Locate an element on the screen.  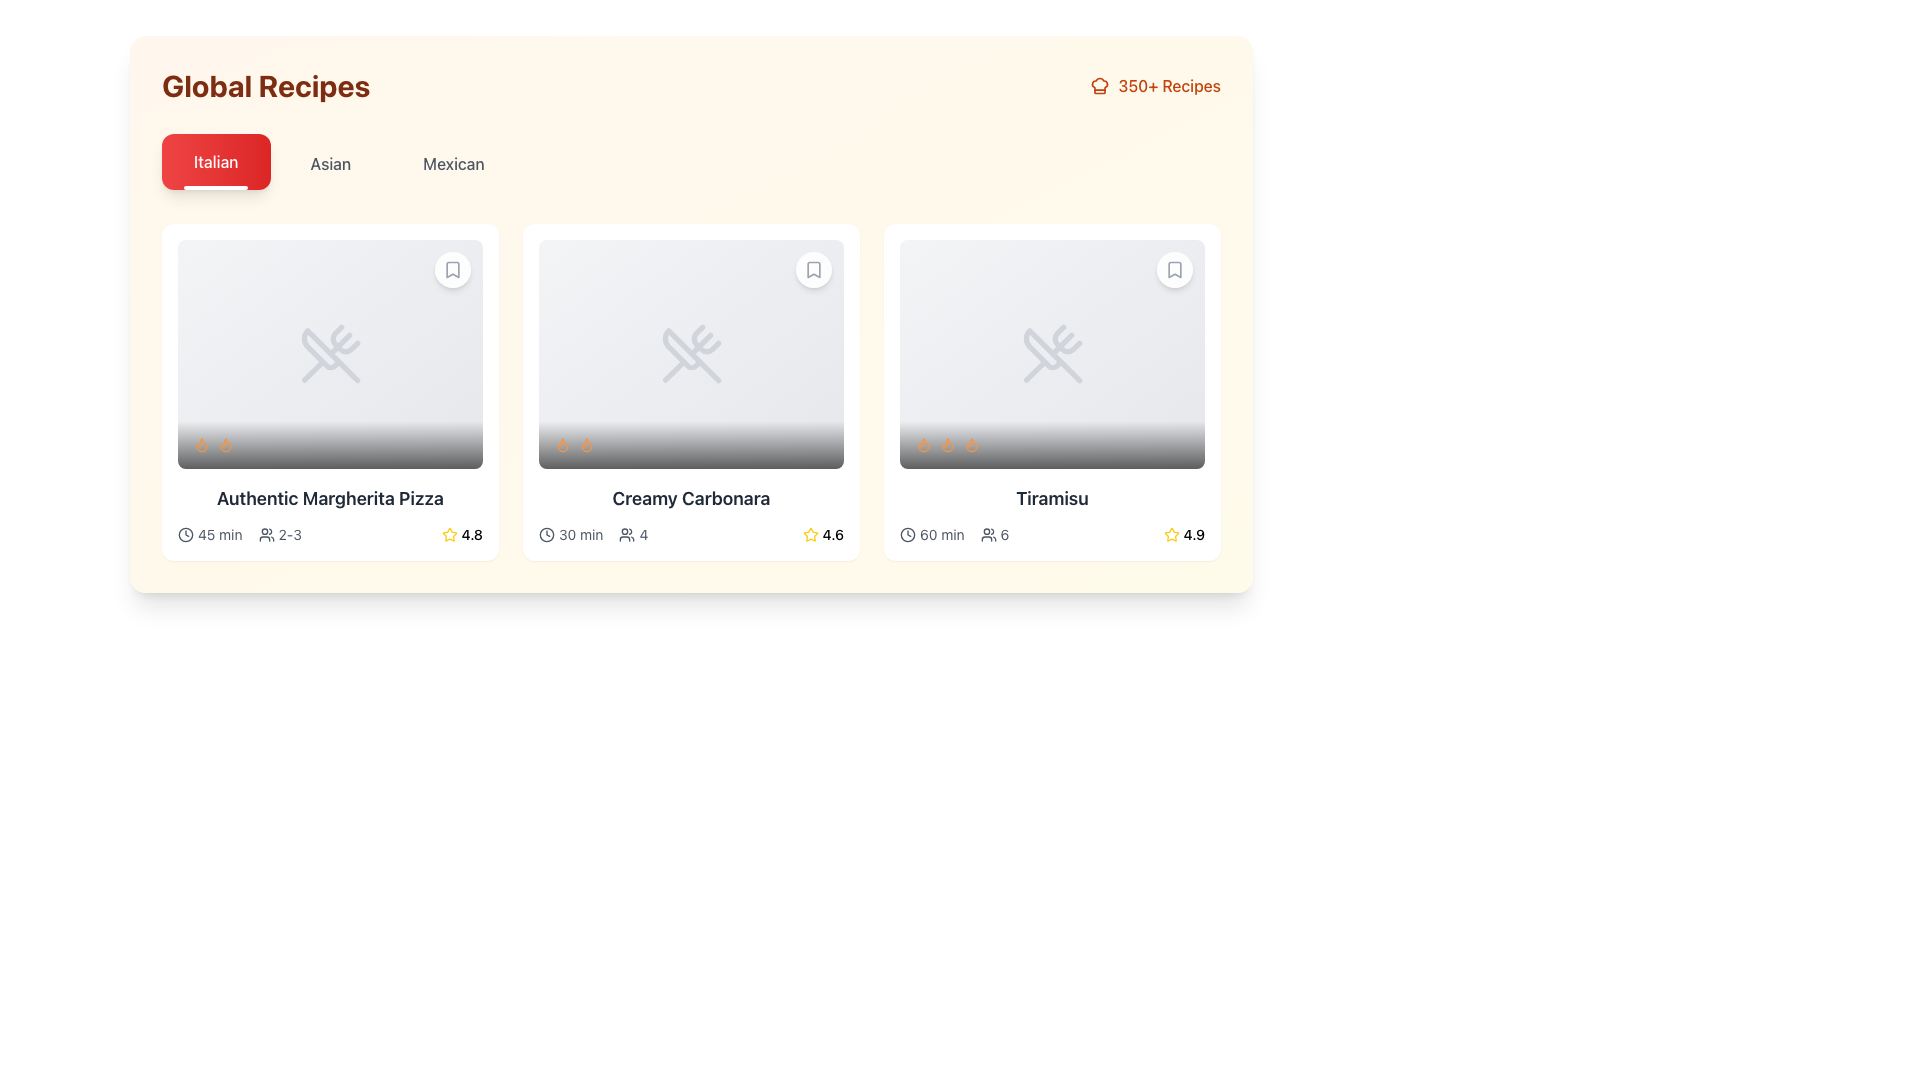
title 'Creamy Carbonara' from the text label, which is prominently displayed in bold, large font on a white card background near the bottom of the second card in a horizontally aligned list is located at coordinates (691, 497).